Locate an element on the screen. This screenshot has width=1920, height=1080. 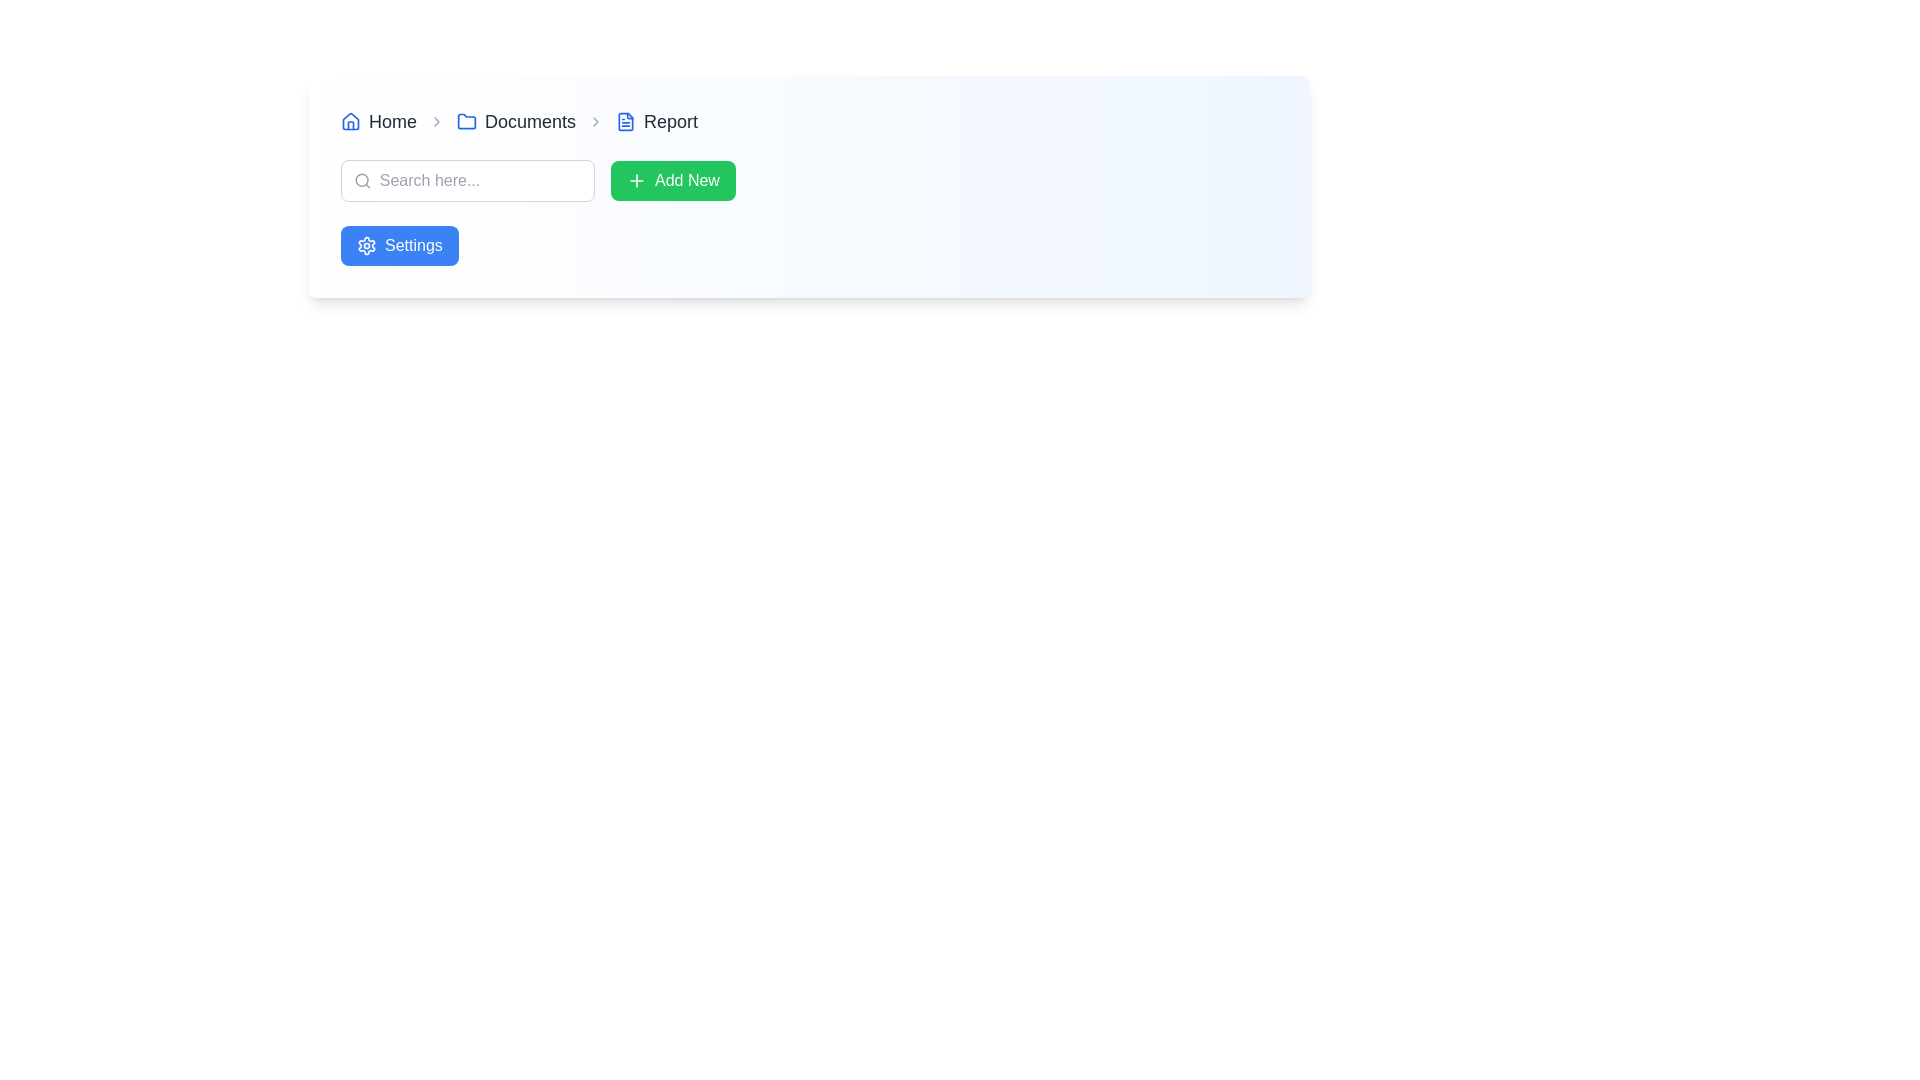
the blue document icon next to the word 'Report' in the breadcrumb navigation bar at the top of the interface is located at coordinates (625, 122).